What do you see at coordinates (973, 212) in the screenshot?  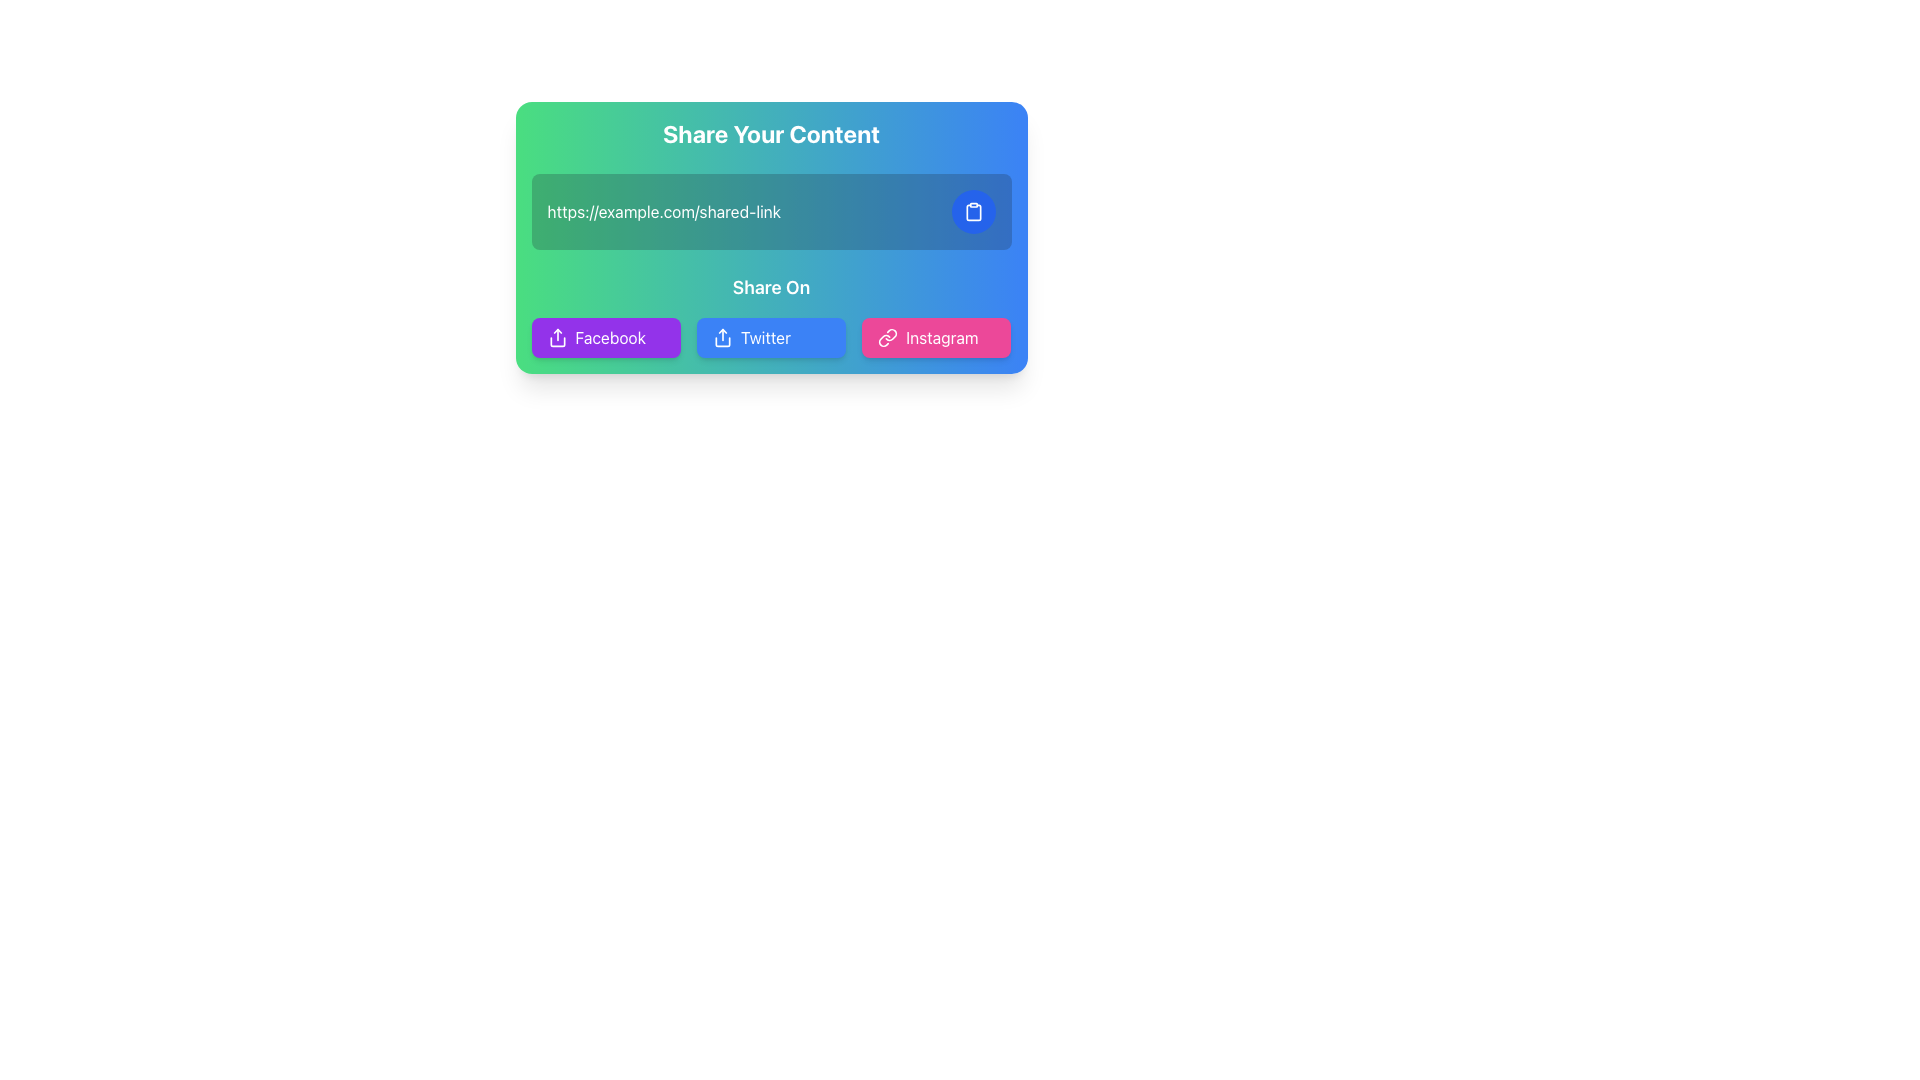 I see `the rightmost button that serves to copy the URL from the adjacent input field to the clipboard` at bounding box center [973, 212].